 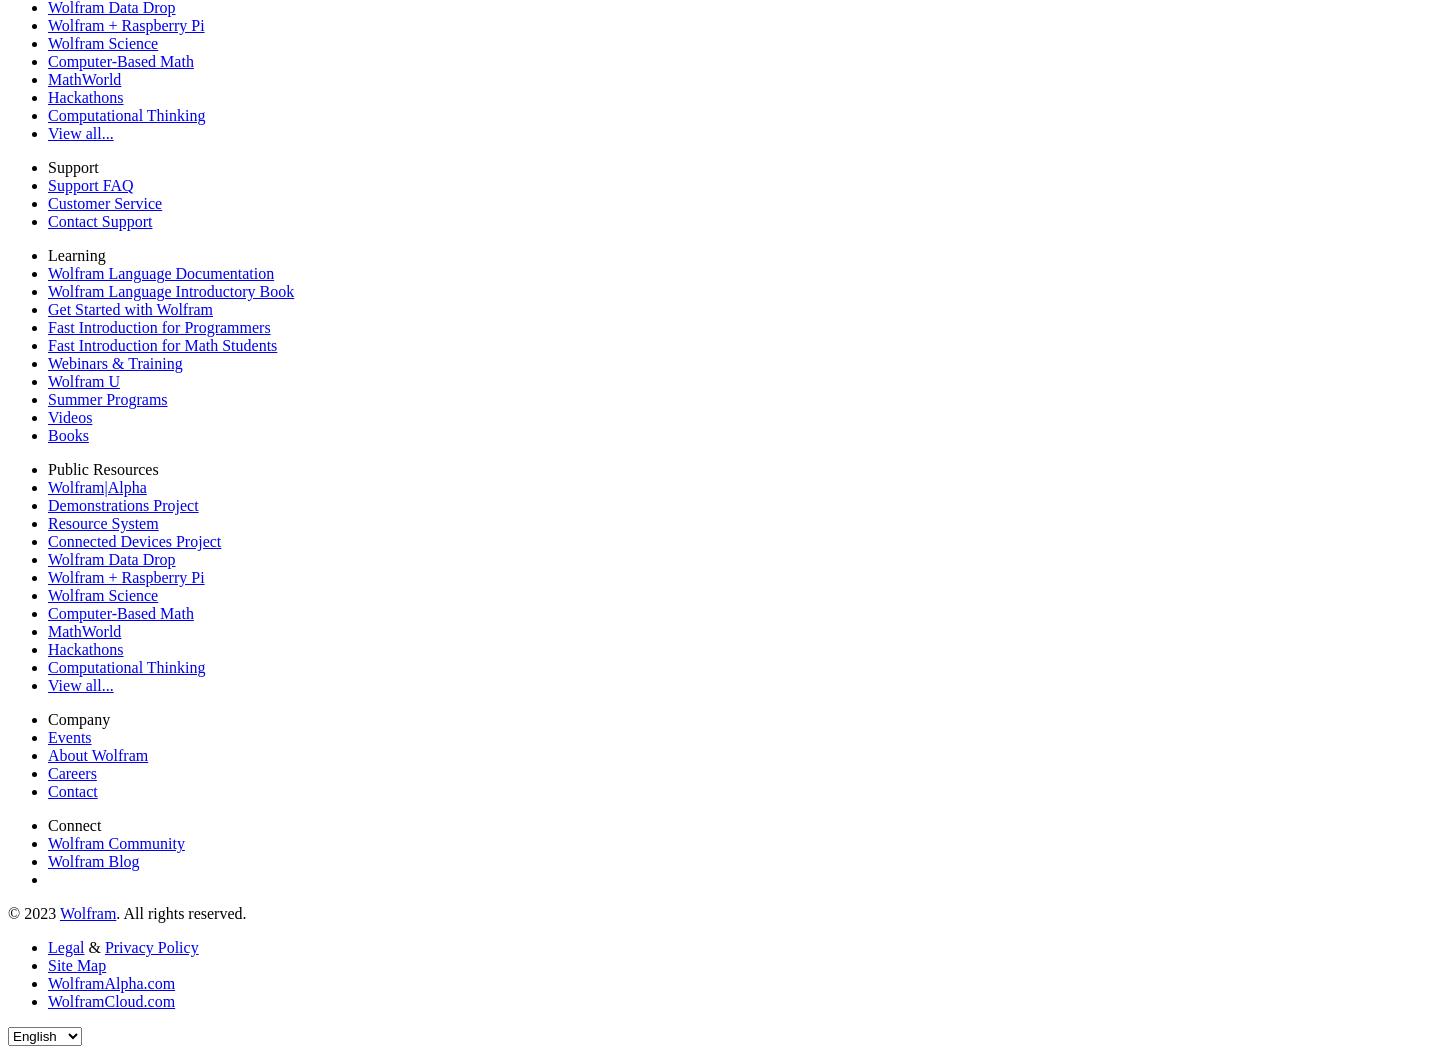 What do you see at coordinates (76, 254) in the screenshot?
I see `'Learning'` at bounding box center [76, 254].